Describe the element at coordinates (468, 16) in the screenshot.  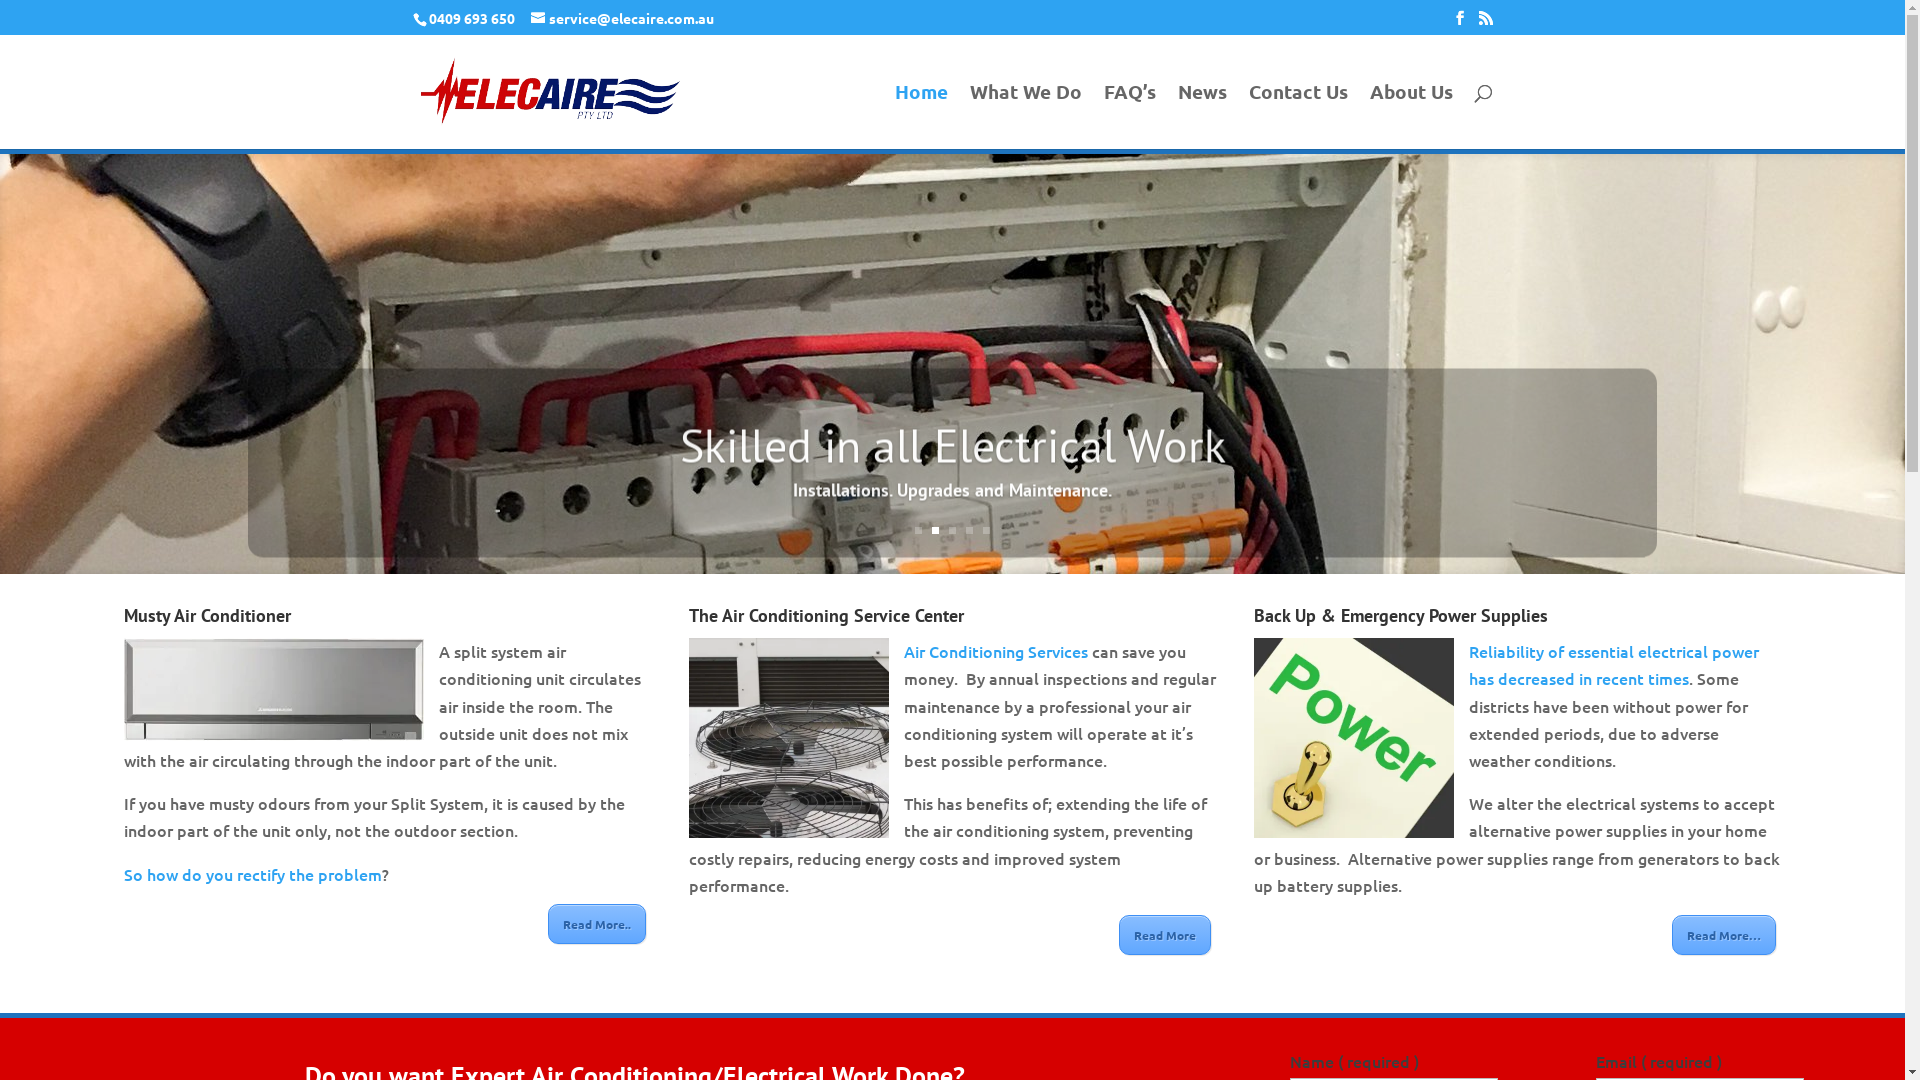
I see `'0409 693 650'` at that location.